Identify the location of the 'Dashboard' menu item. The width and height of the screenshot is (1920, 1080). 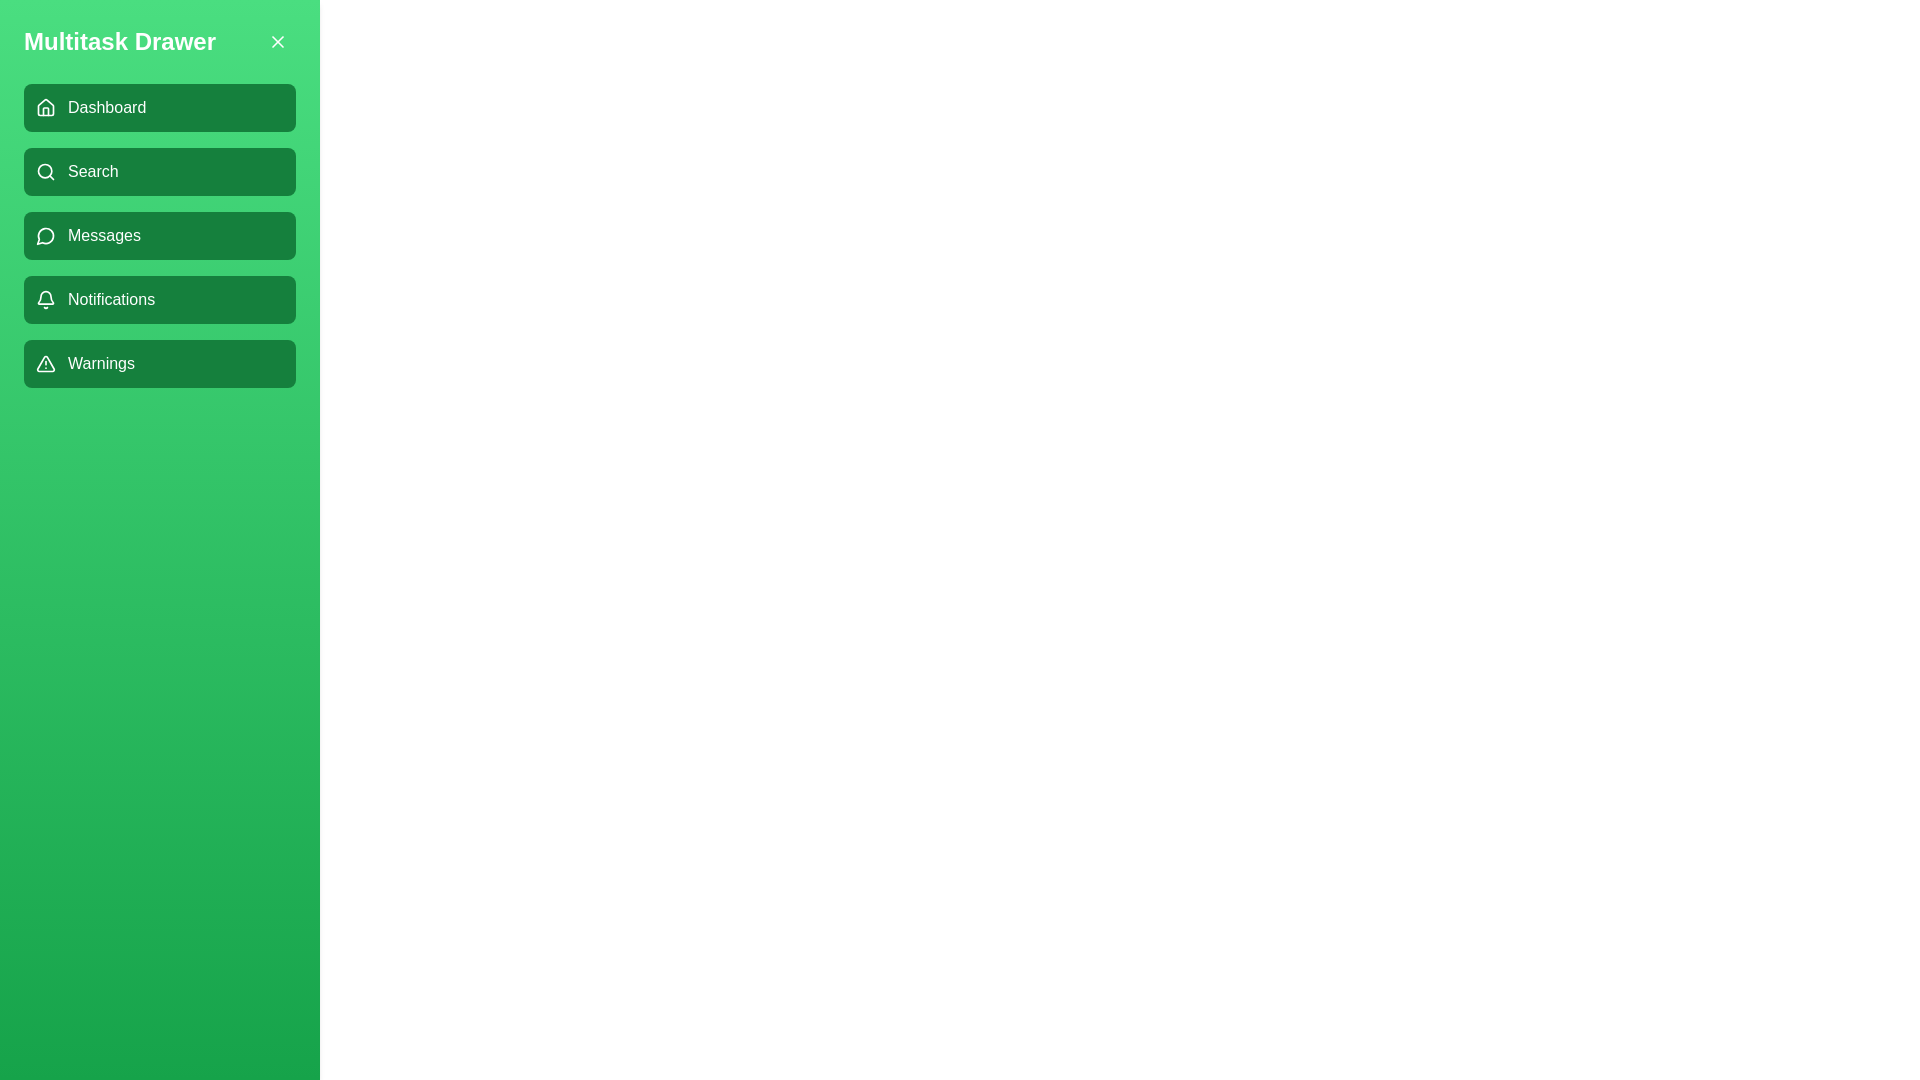
(158, 108).